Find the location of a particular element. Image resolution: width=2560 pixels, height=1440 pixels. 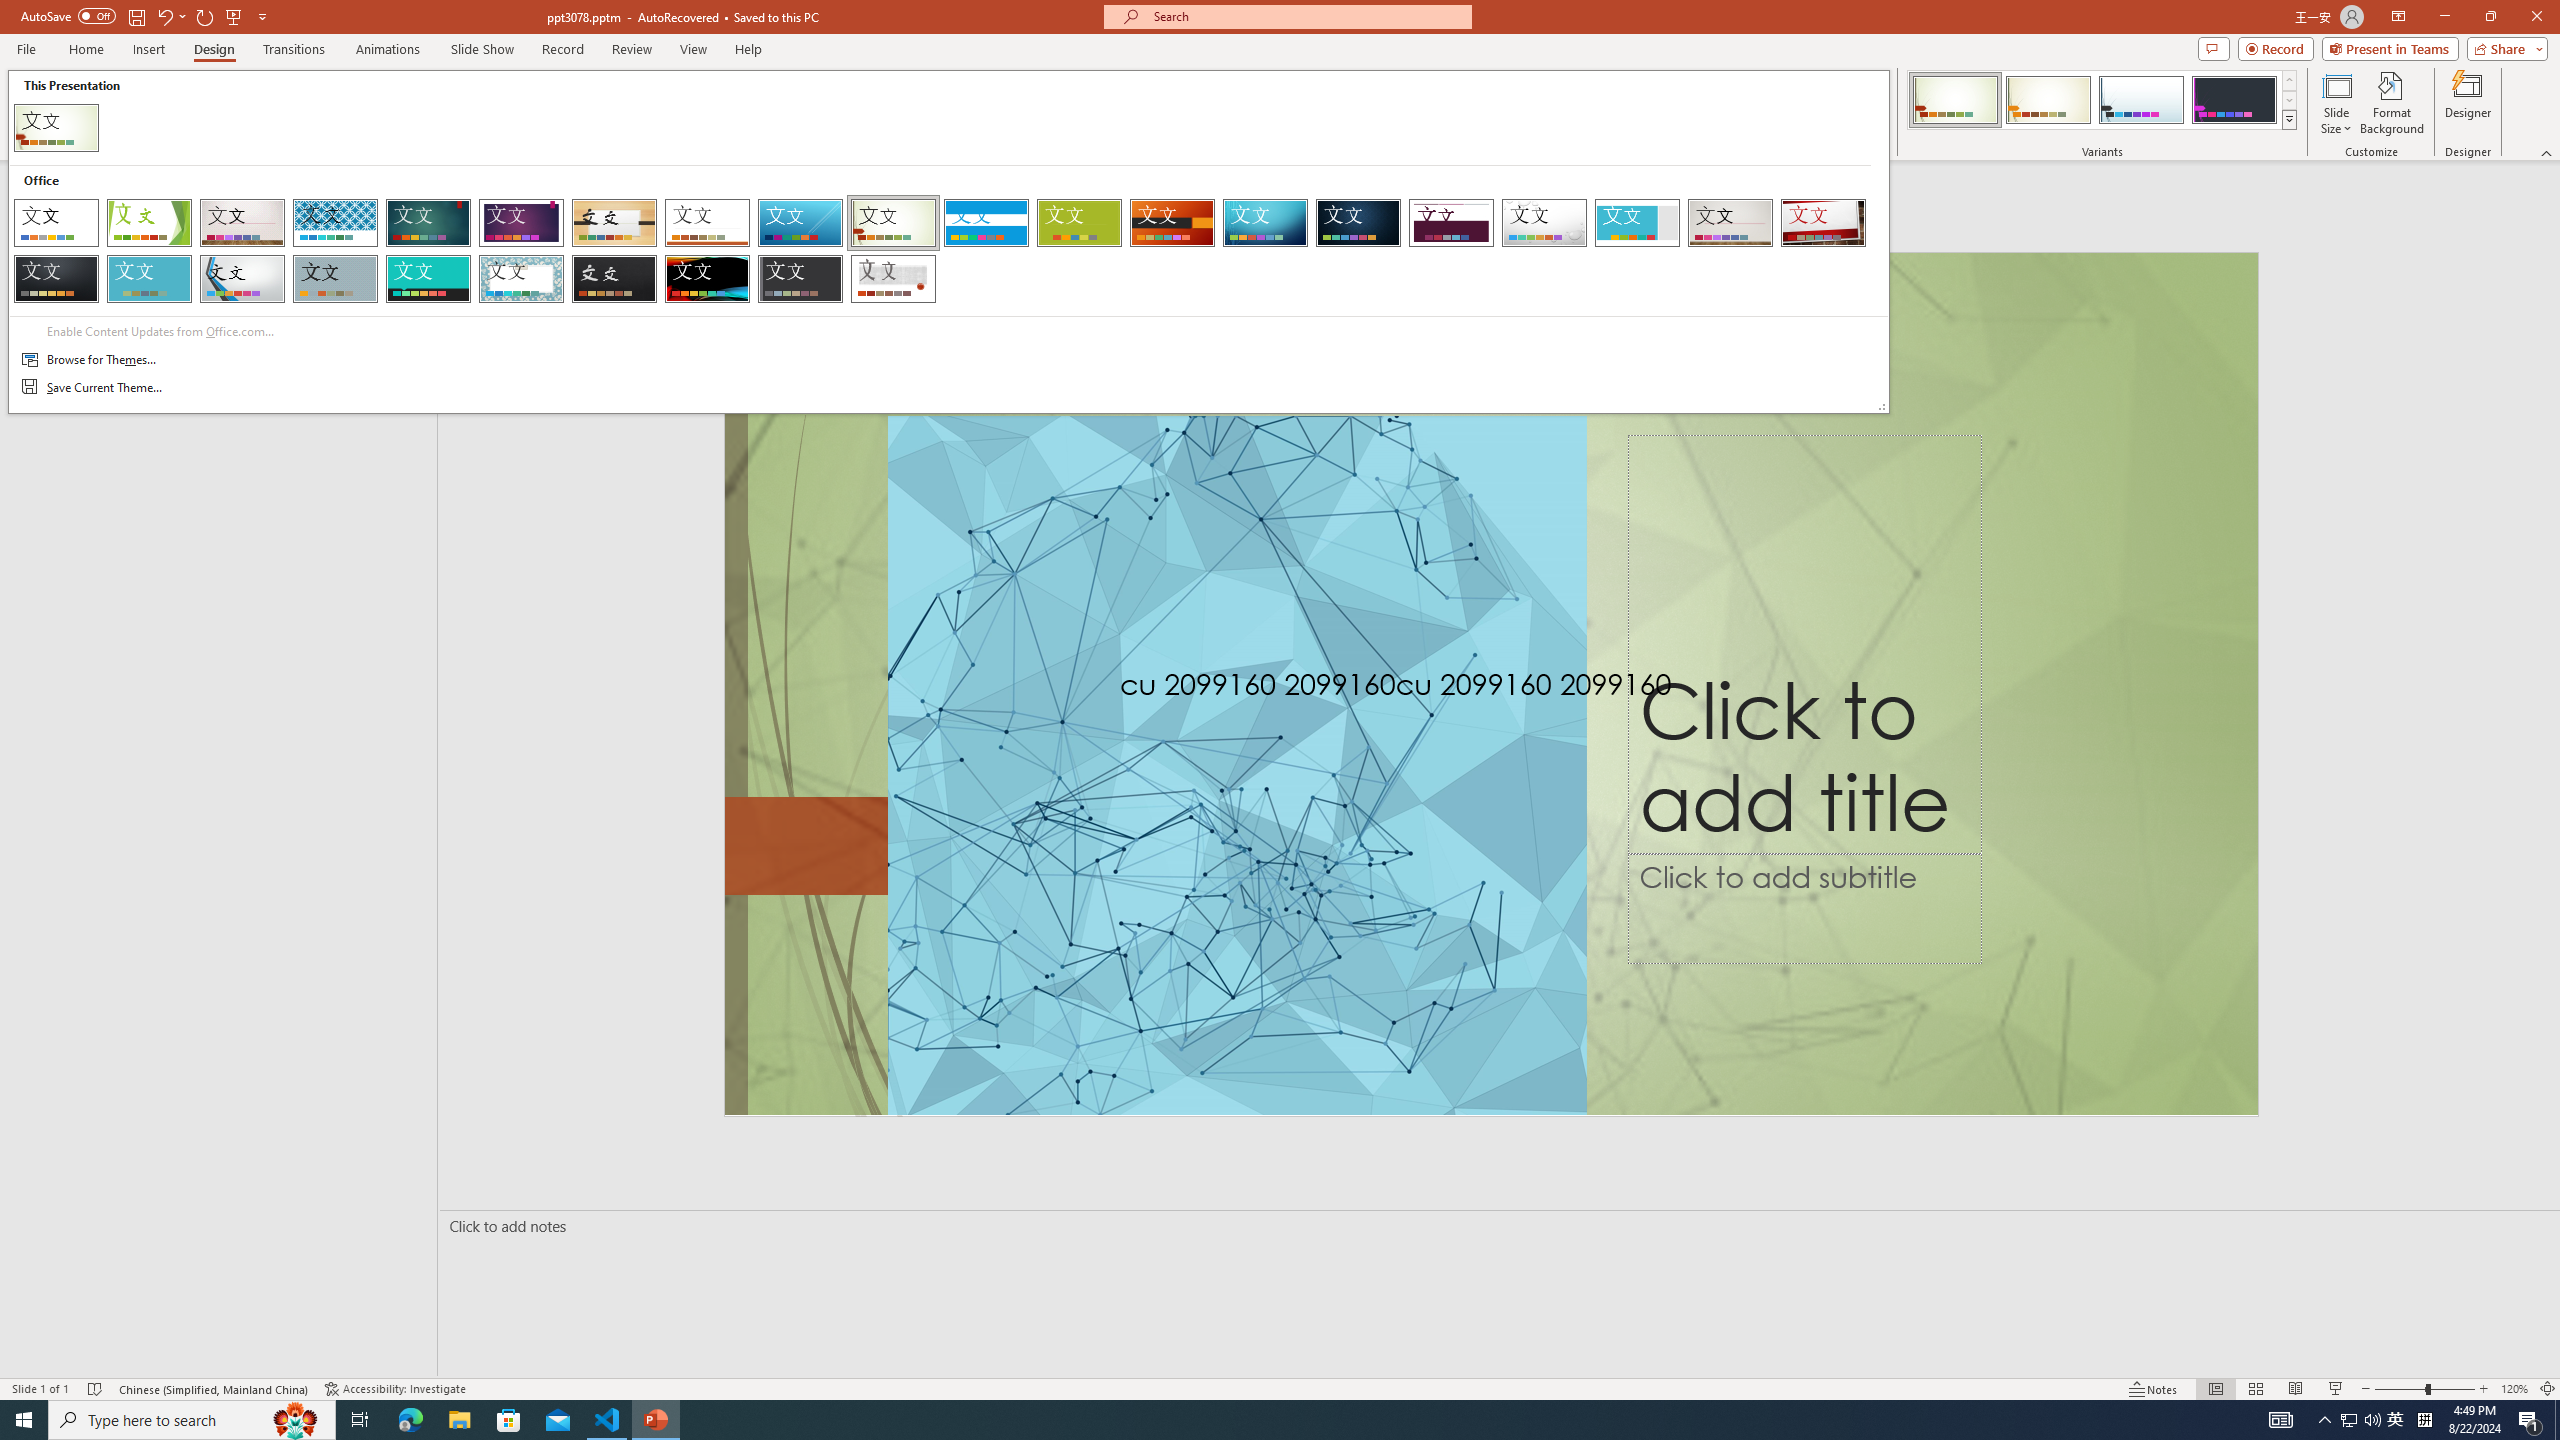

'AutomationID: ThemeVariantsGallery' is located at coordinates (2103, 99).